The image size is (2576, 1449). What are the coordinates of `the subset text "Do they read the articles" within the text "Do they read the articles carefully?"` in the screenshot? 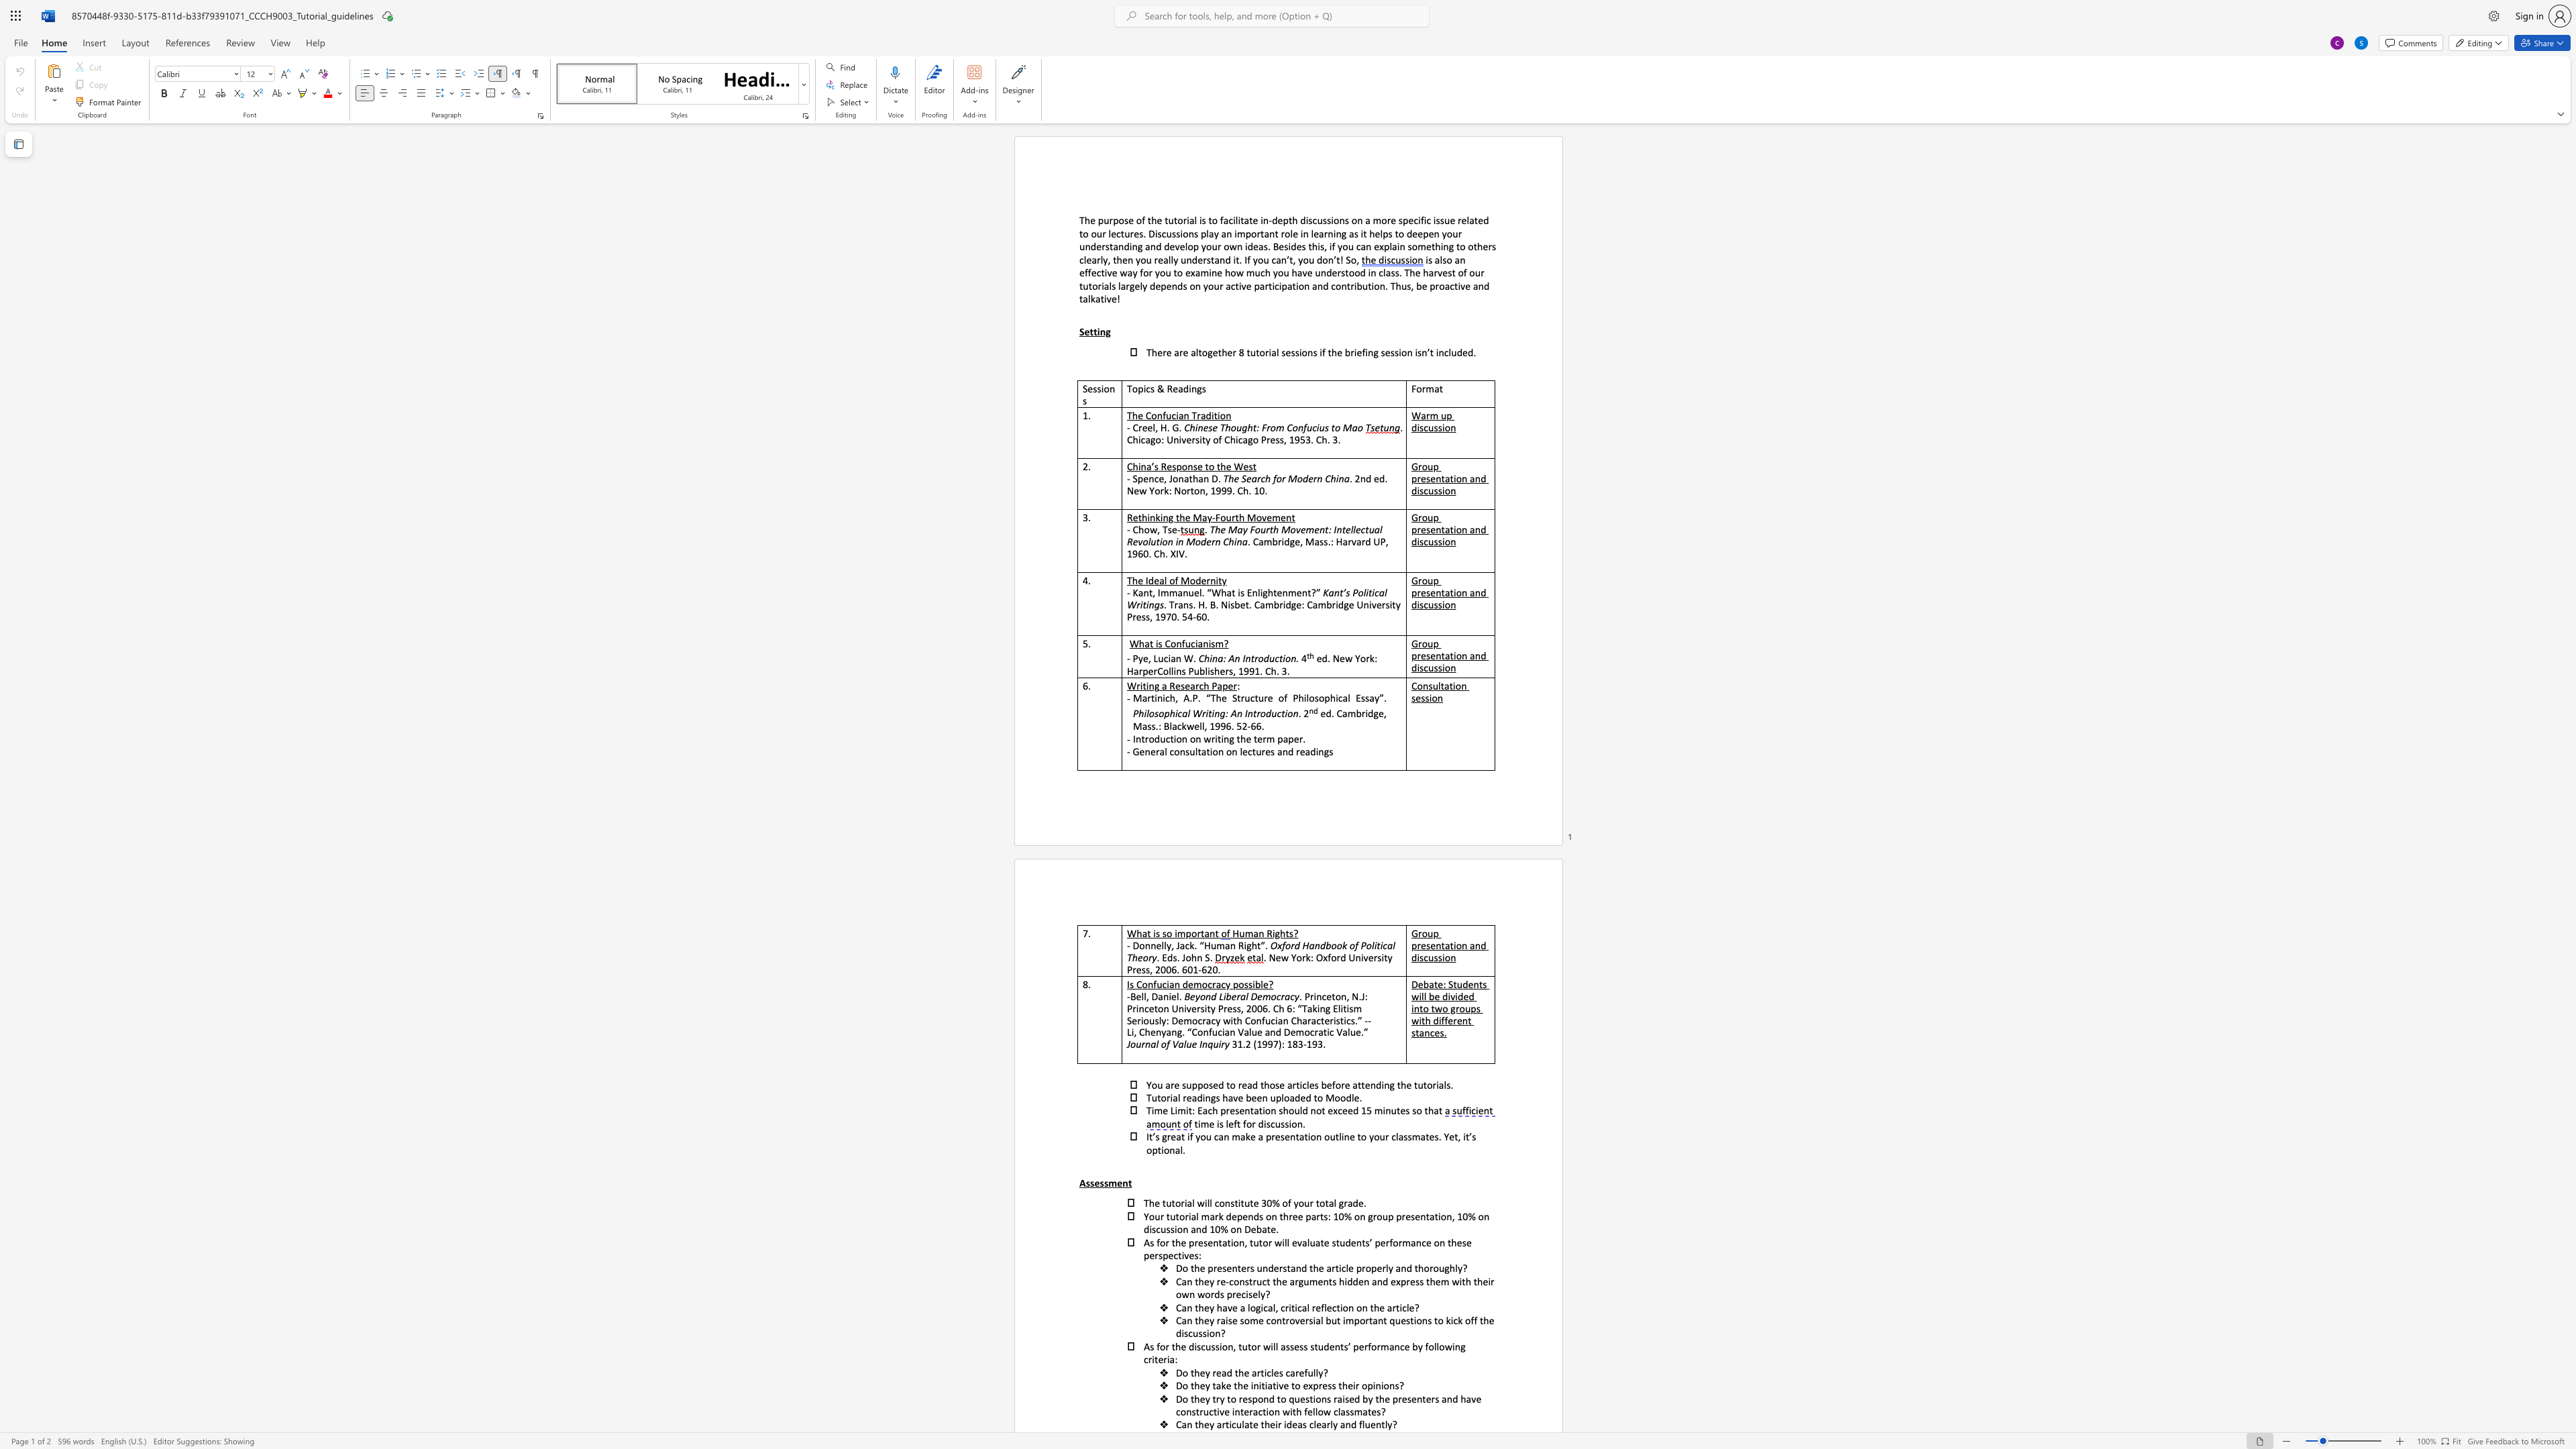 It's located at (1175, 1371).